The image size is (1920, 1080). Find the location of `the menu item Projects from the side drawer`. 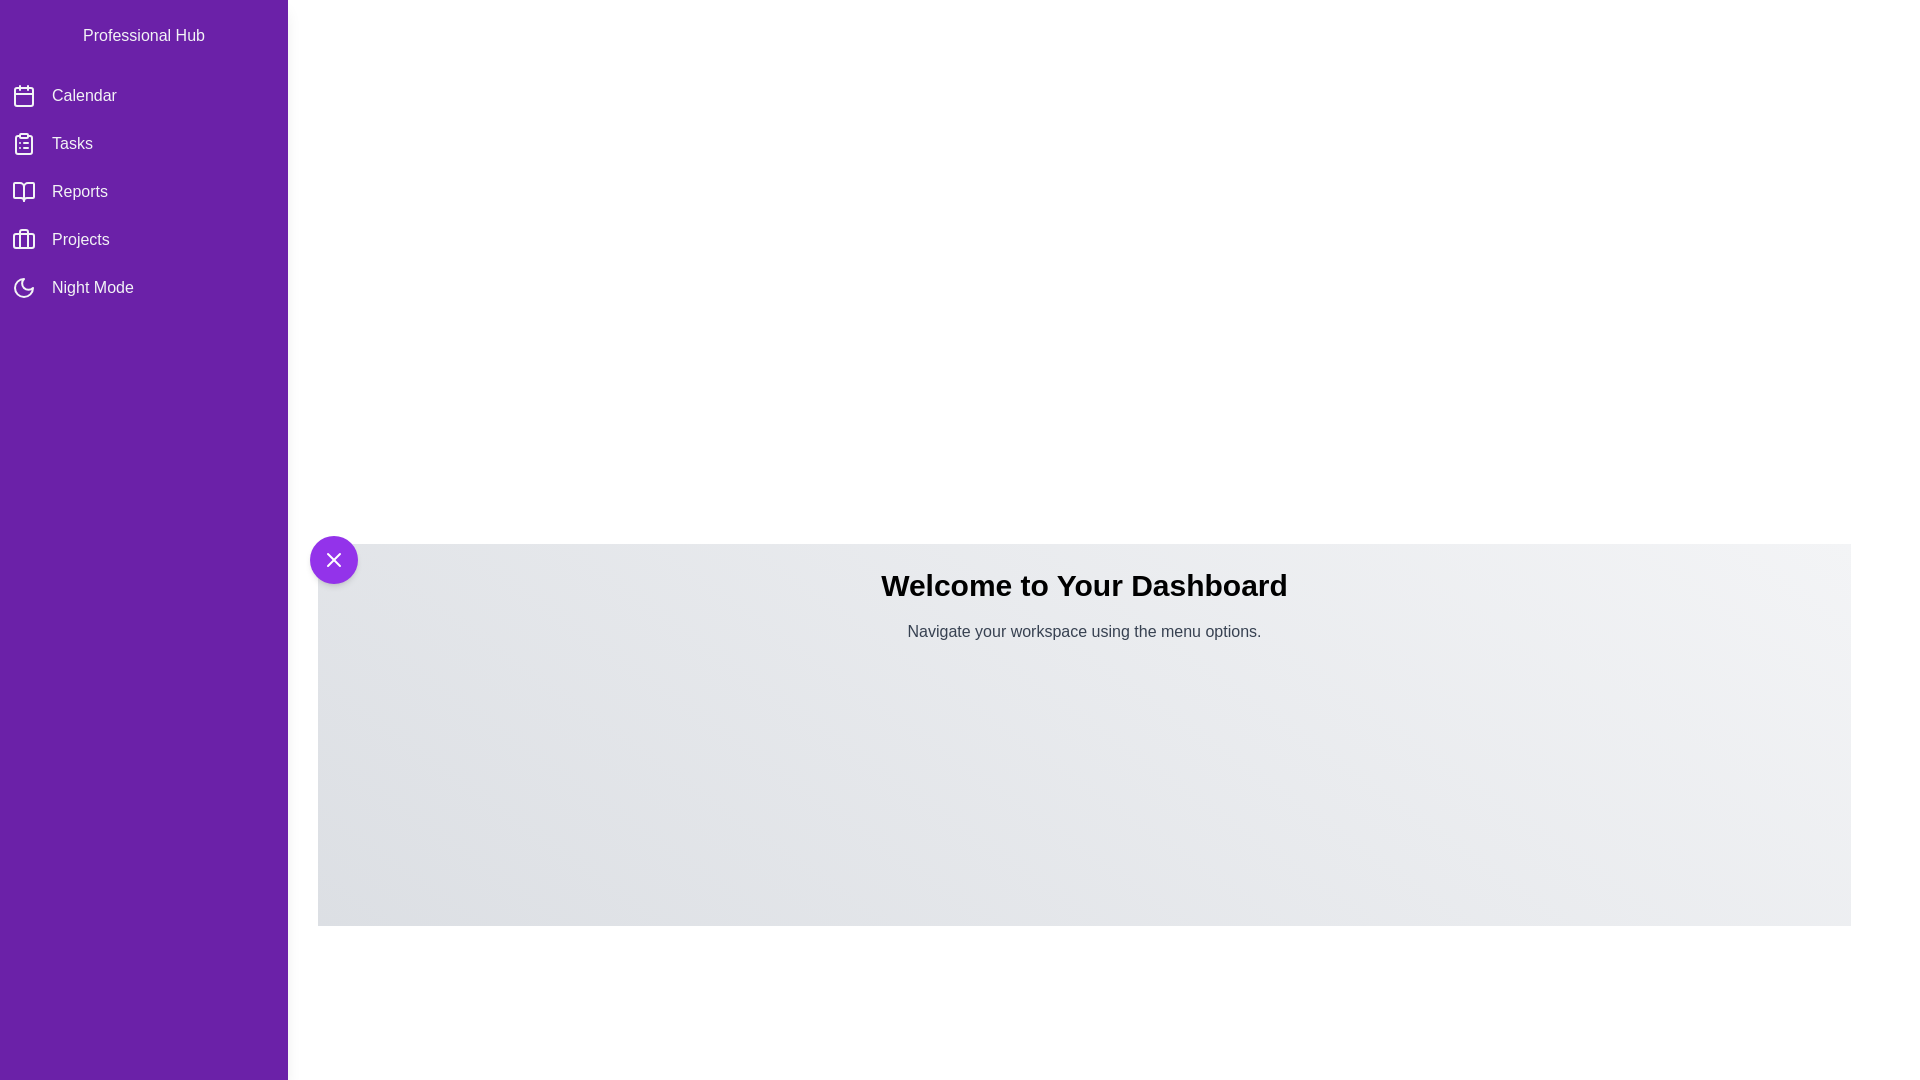

the menu item Projects from the side drawer is located at coordinates (143, 238).